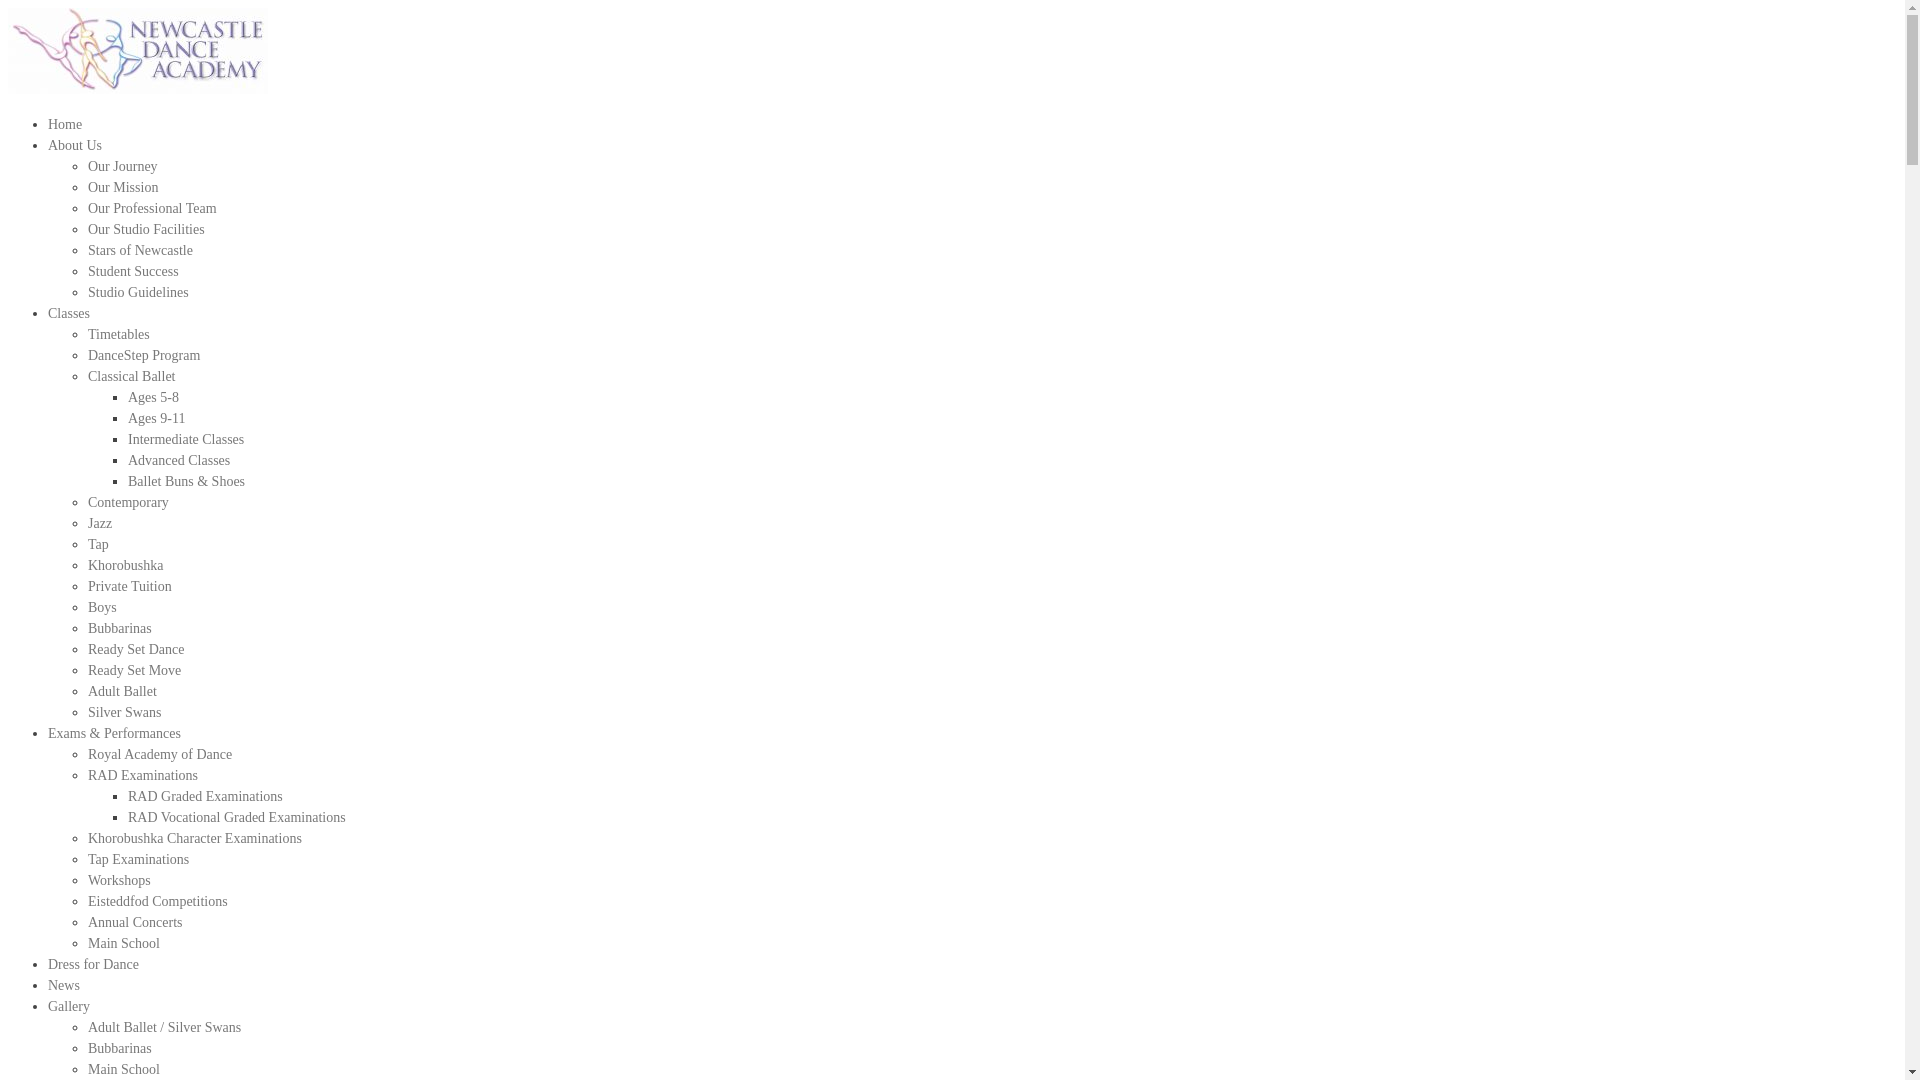 This screenshot has height=1080, width=1920. What do you see at coordinates (122, 187) in the screenshot?
I see `'Our Mission'` at bounding box center [122, 187].